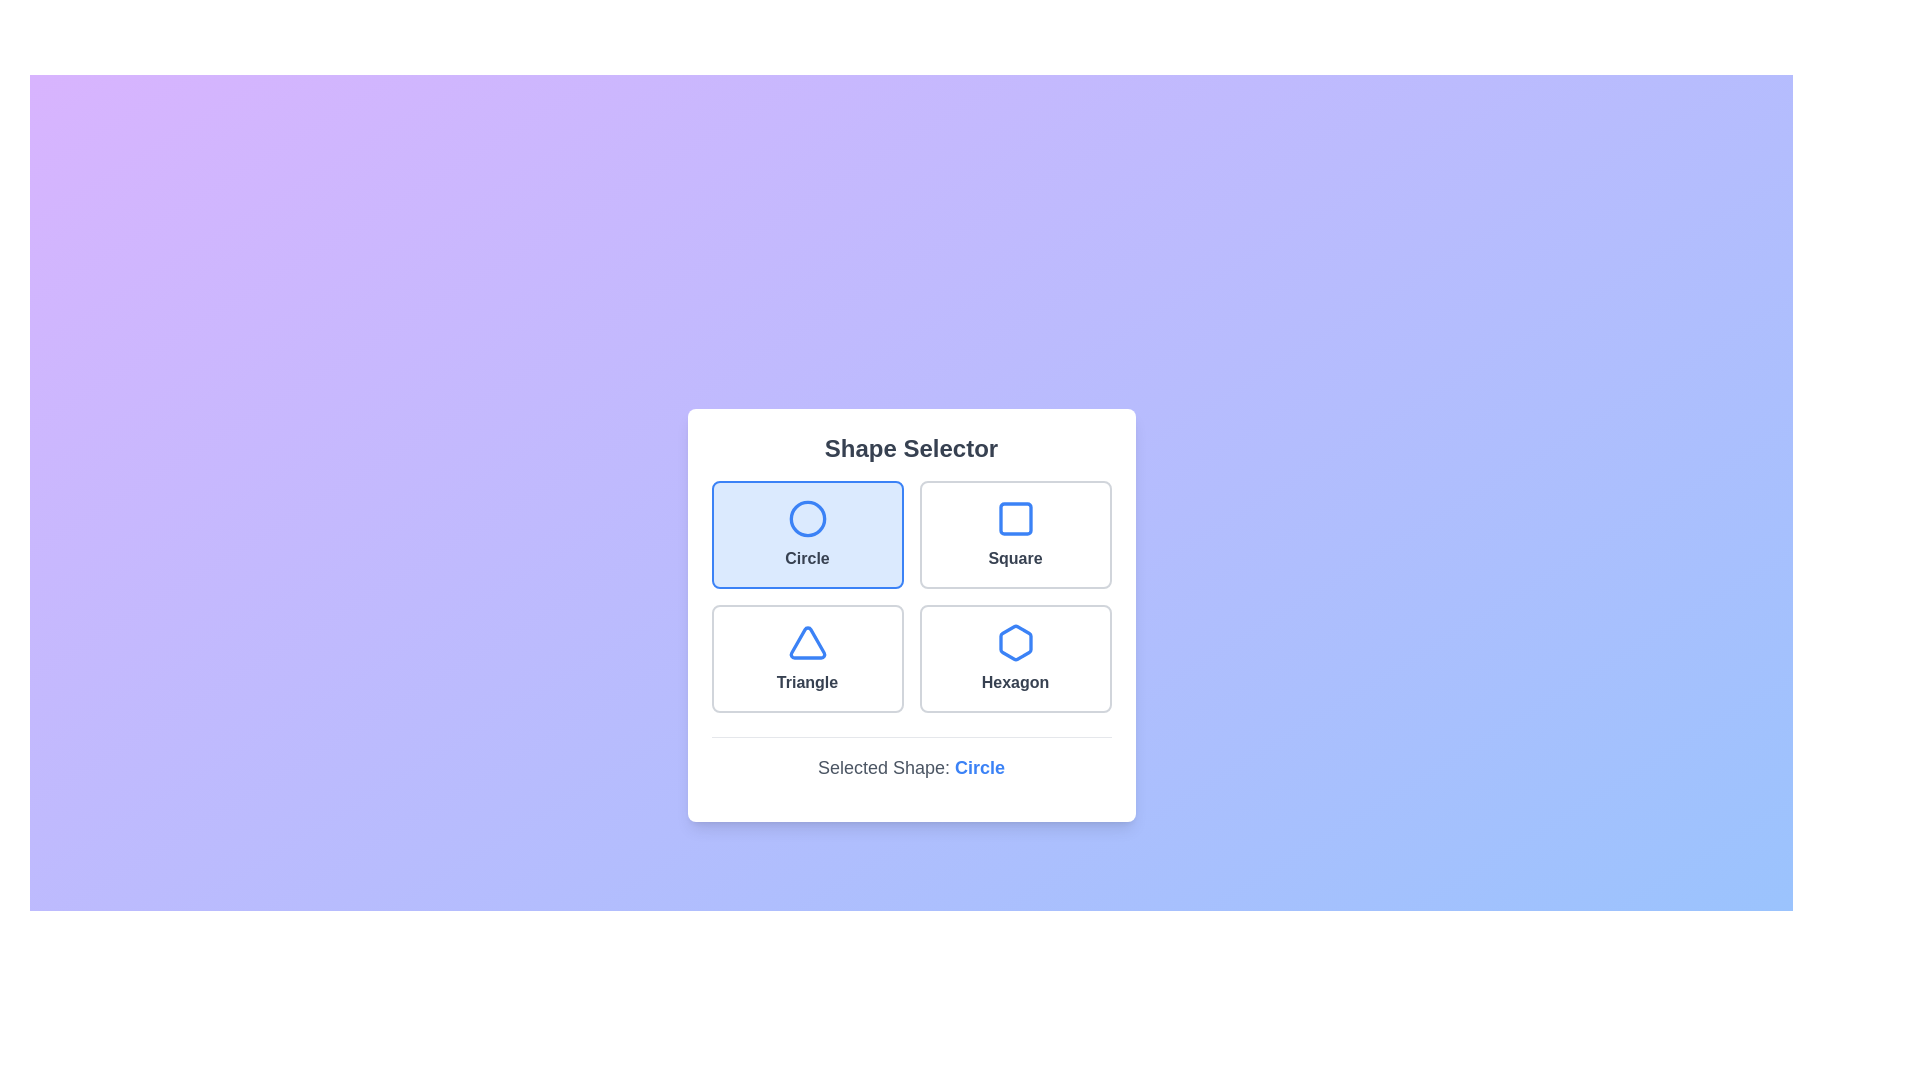 Image resolution: width=1920 pixels, height=1080 pixels. Describe the element at coordinates (807, 658) in the screenshot. I see `the shape button corresponding to Triangle` at that location.